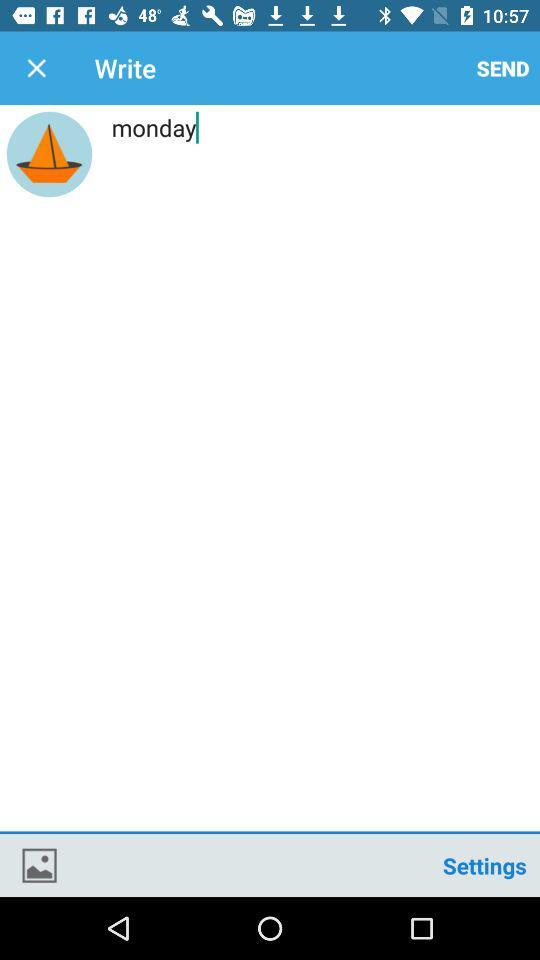 The width and height of the screenshot is (540, 960). What do you see at coordinates (270, 471) in the screenshot?
I see `the monday` at bounding box center [270, 471].